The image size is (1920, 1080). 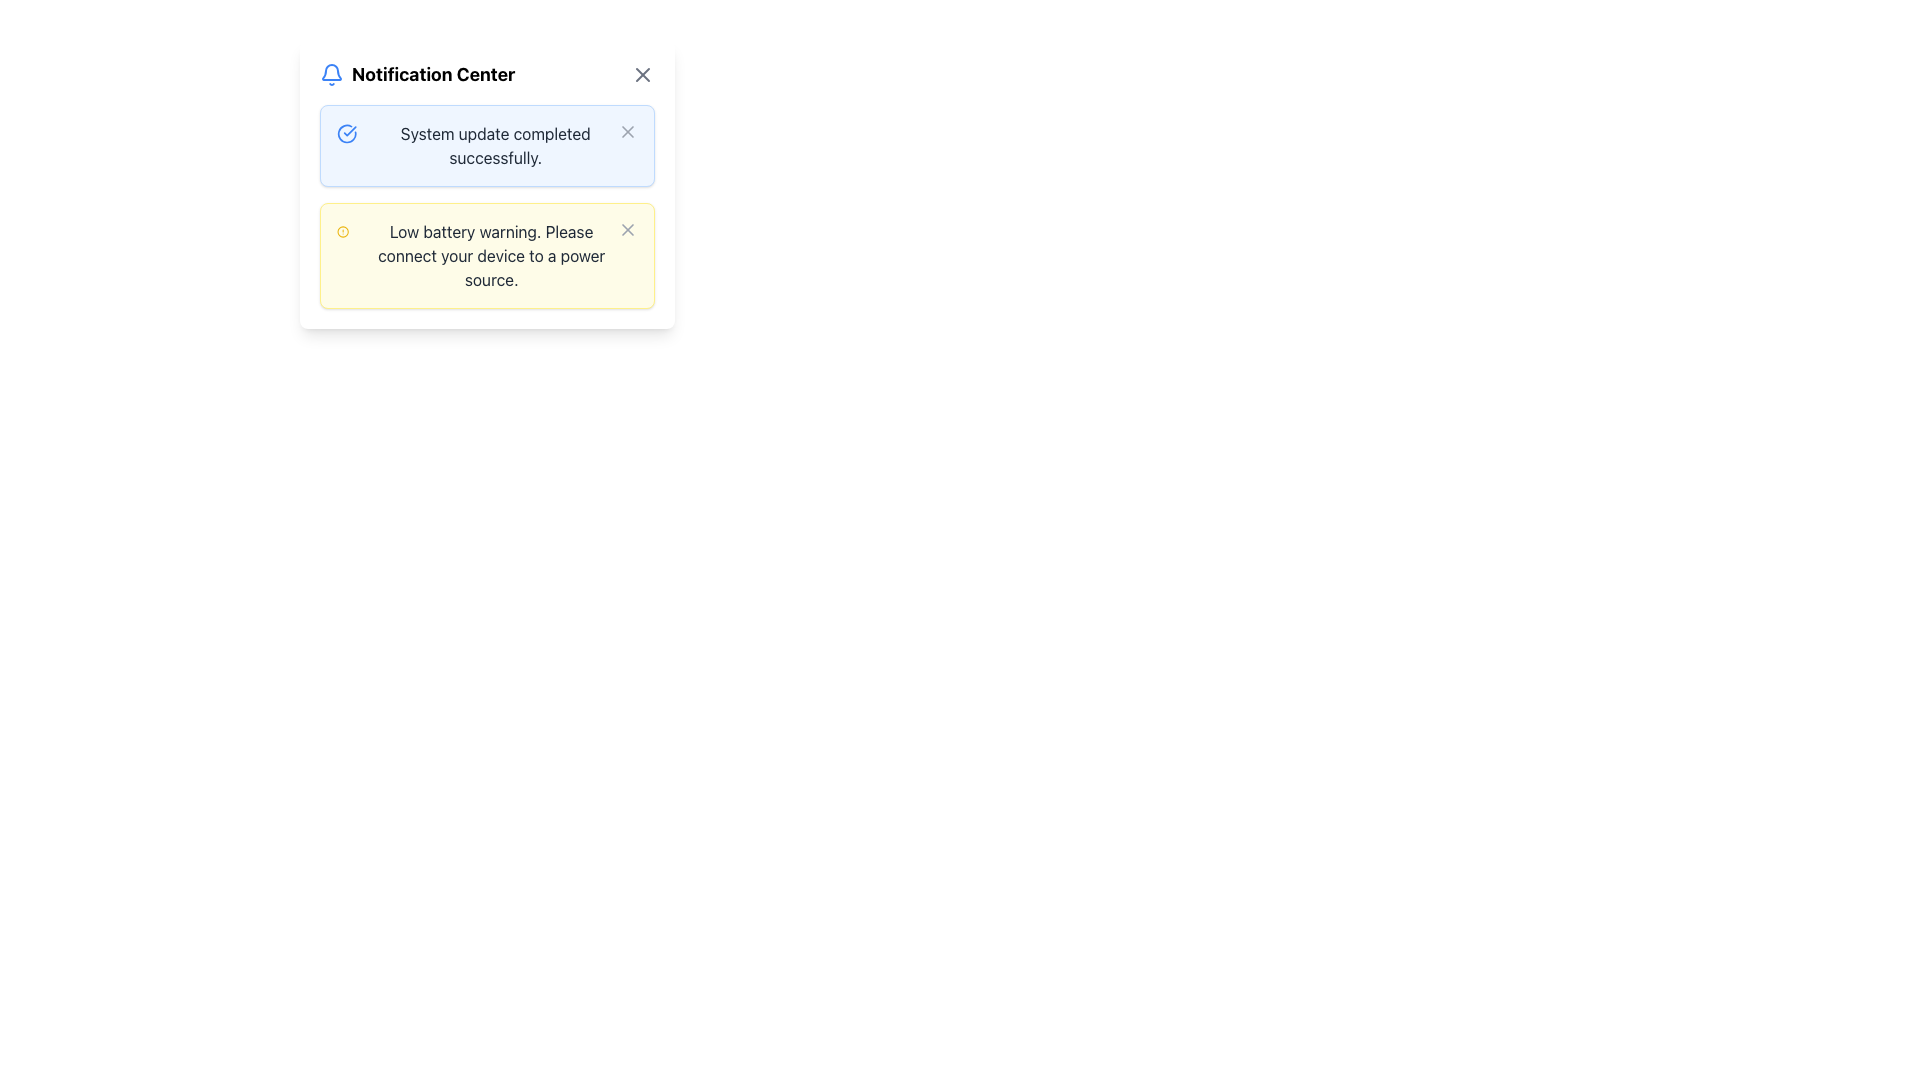 I want to click on the close button located within the notification box, so click(x=627, y=131).